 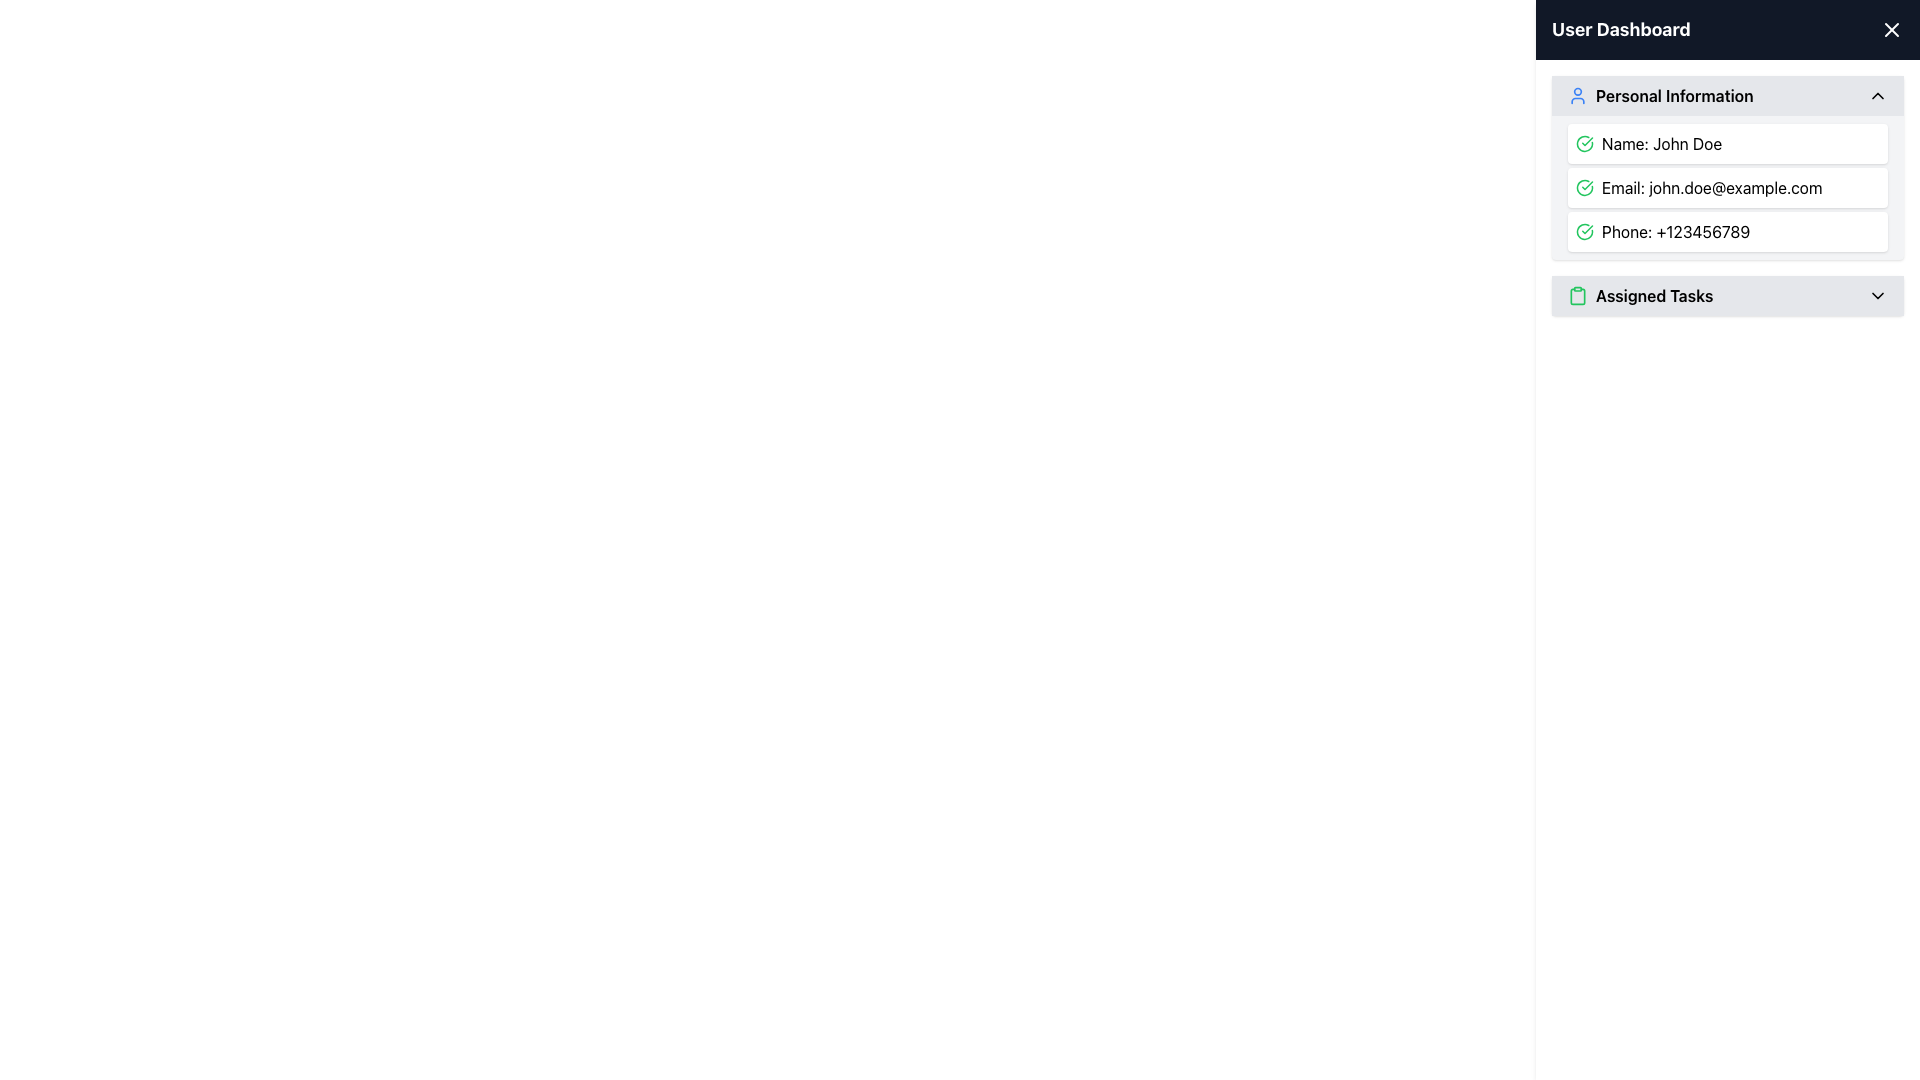 I want to click on information contained in the Information Panel located in the top-left corner of the right-side panel in the dashboard, which displays personal details such as Name, Email, and Phone, so click(x=1727, y=167).